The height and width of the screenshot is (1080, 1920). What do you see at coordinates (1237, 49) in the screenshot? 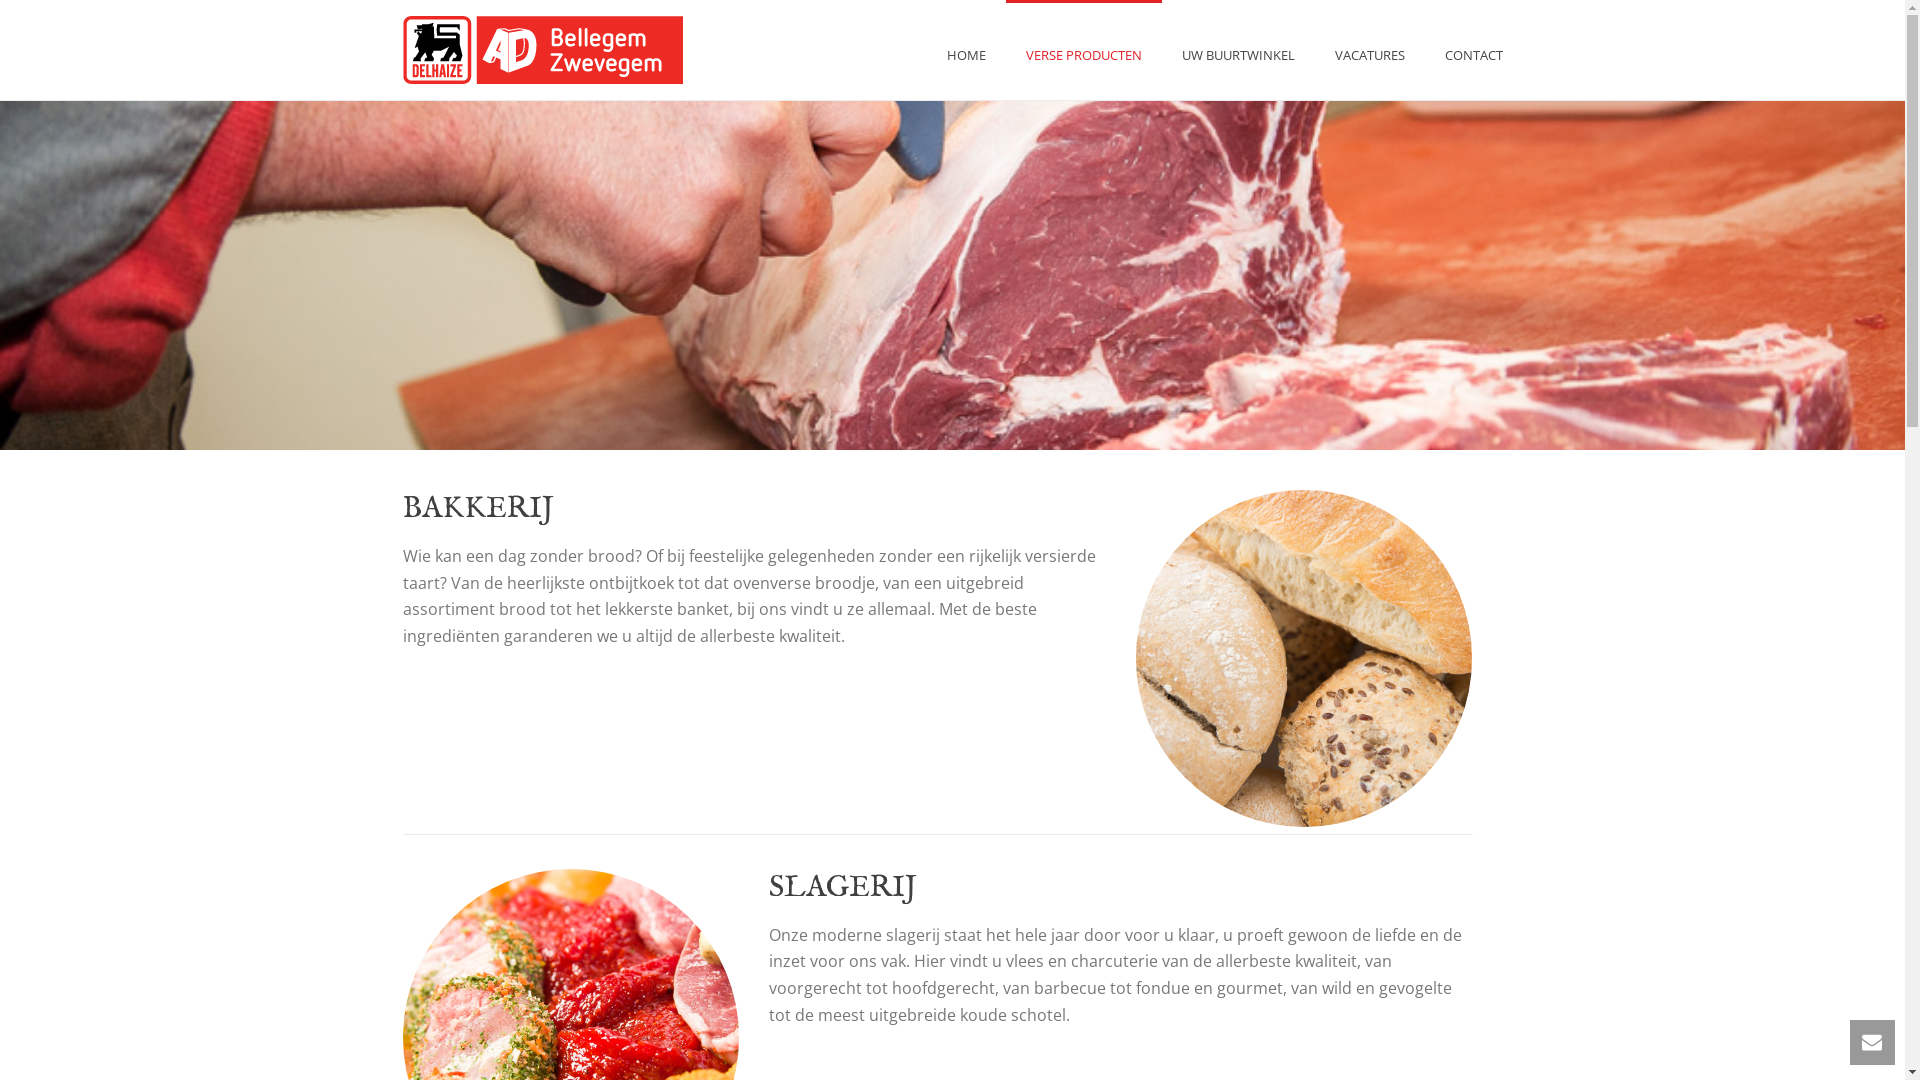
I see `'UW BUURTWINKEL'` at bounding box center [1237, 49].